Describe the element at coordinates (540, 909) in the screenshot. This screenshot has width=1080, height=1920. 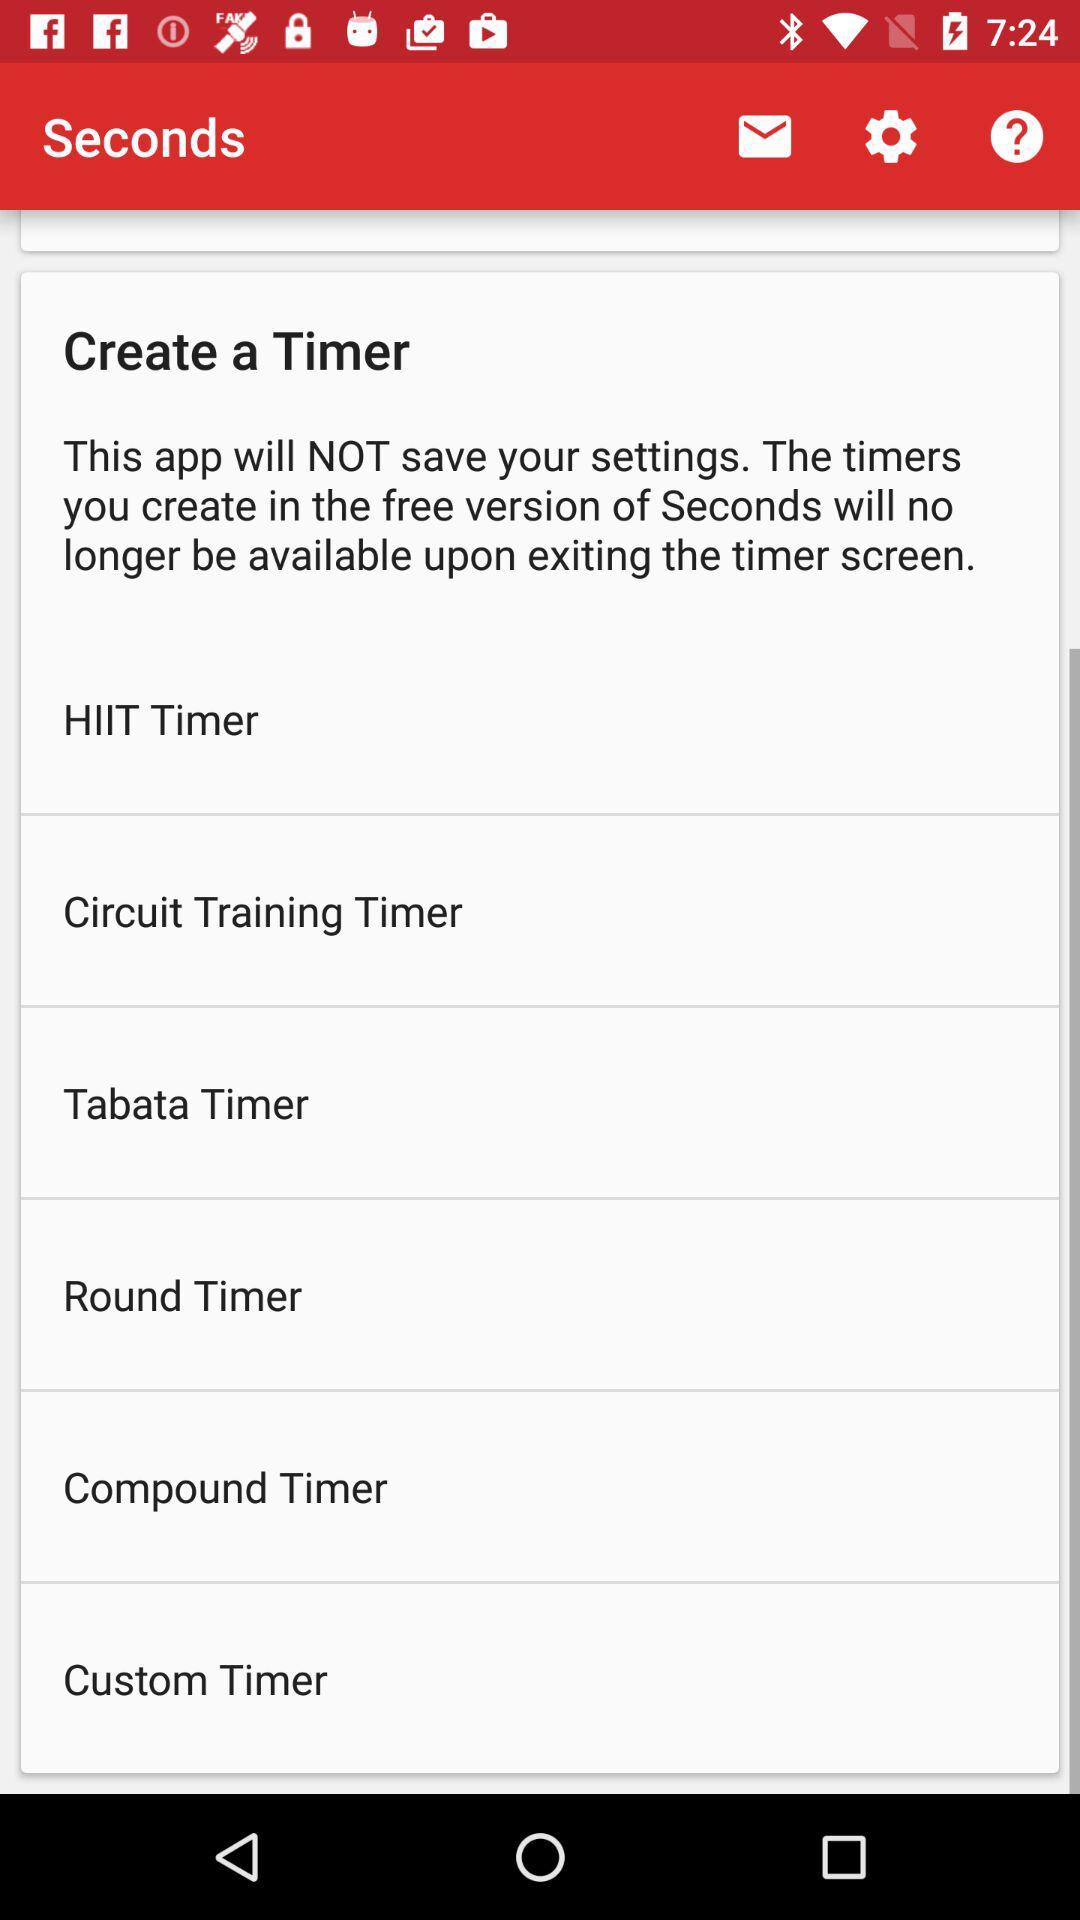
I see `the circuit training timer icon` at that location.